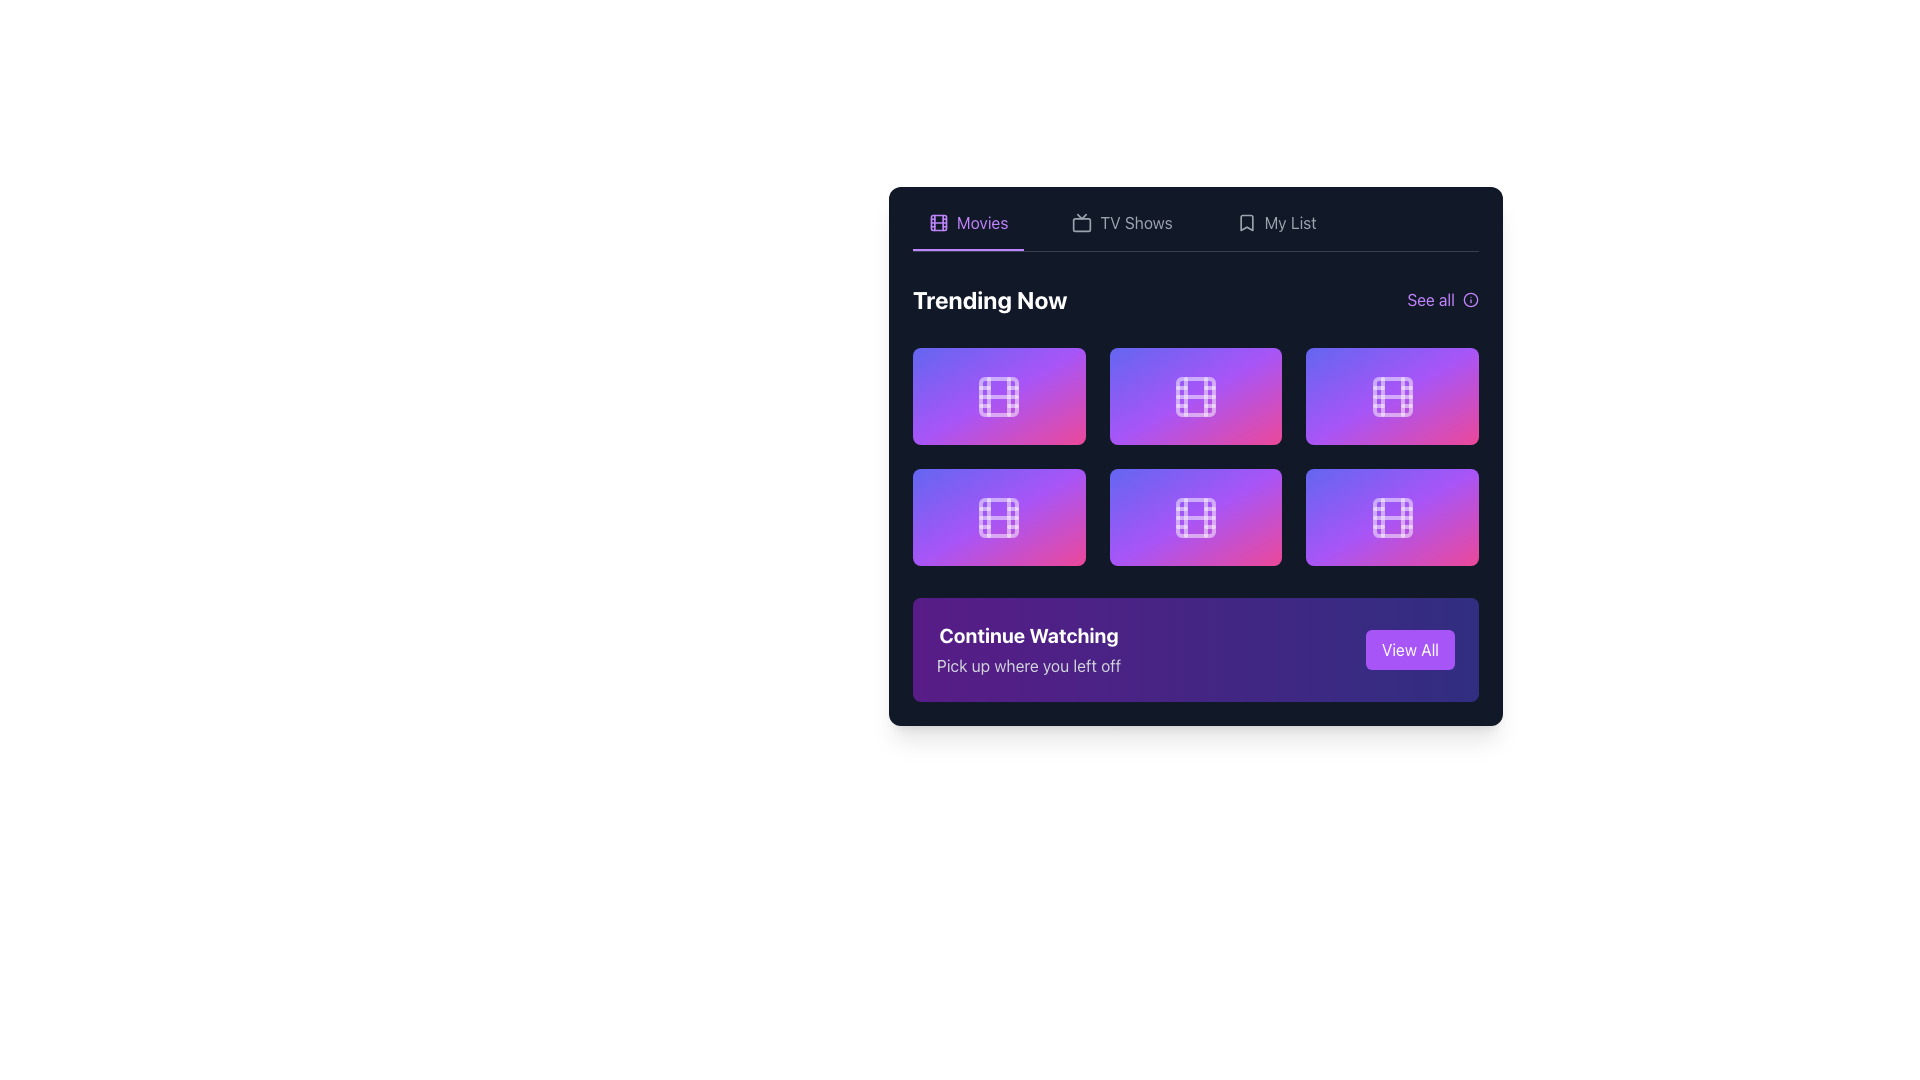 The width and height of the screenshot is (1920, 1080). What do you see at coordinates (1430, 300) in the screenshot?
I see `the interactive text label located in the upper-right corner of the 'Trending Now' panel` at bounding box center [1430, 300].